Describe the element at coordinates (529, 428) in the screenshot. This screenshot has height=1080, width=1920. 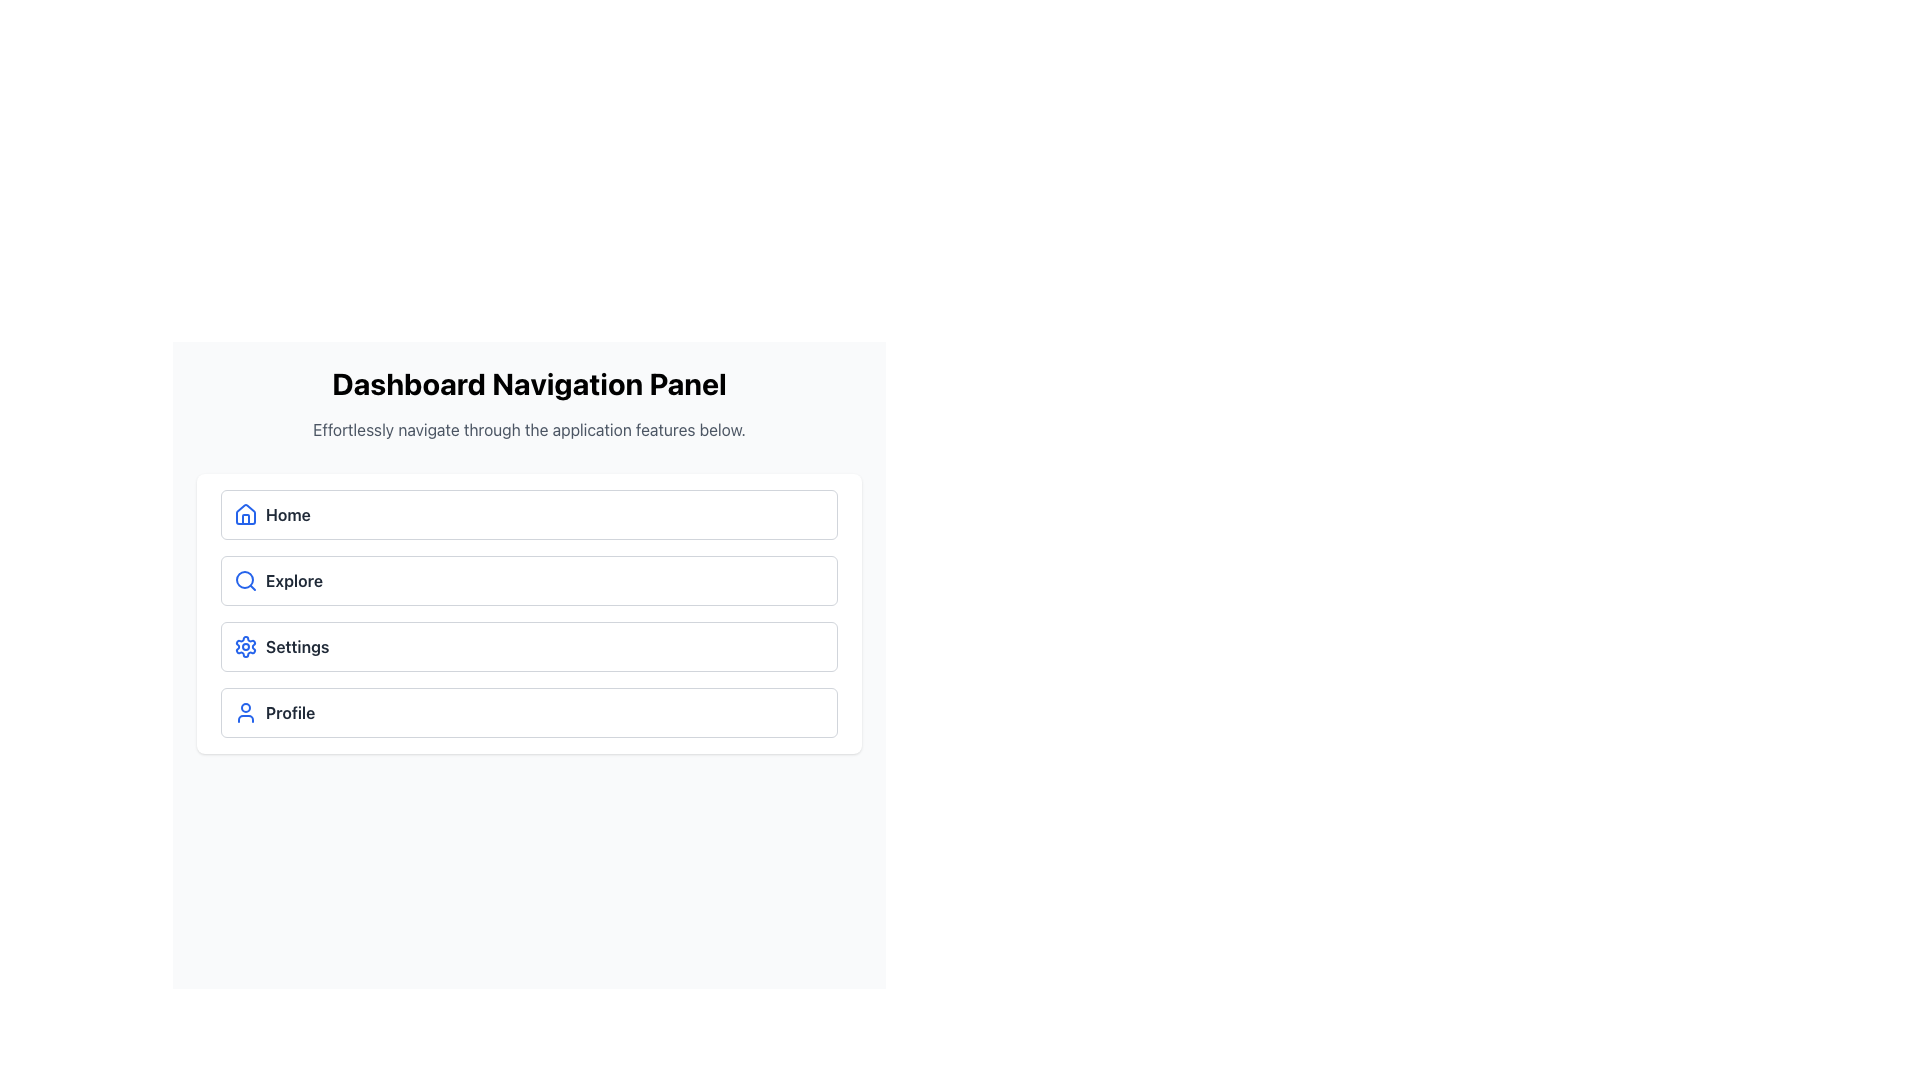
I see `paragraph text styled in gray color that says 'Effortlessly navigate through the application features below.' It is located under the 'Dashboard Navigation Panel' heading and above the navigation options list` at that location.